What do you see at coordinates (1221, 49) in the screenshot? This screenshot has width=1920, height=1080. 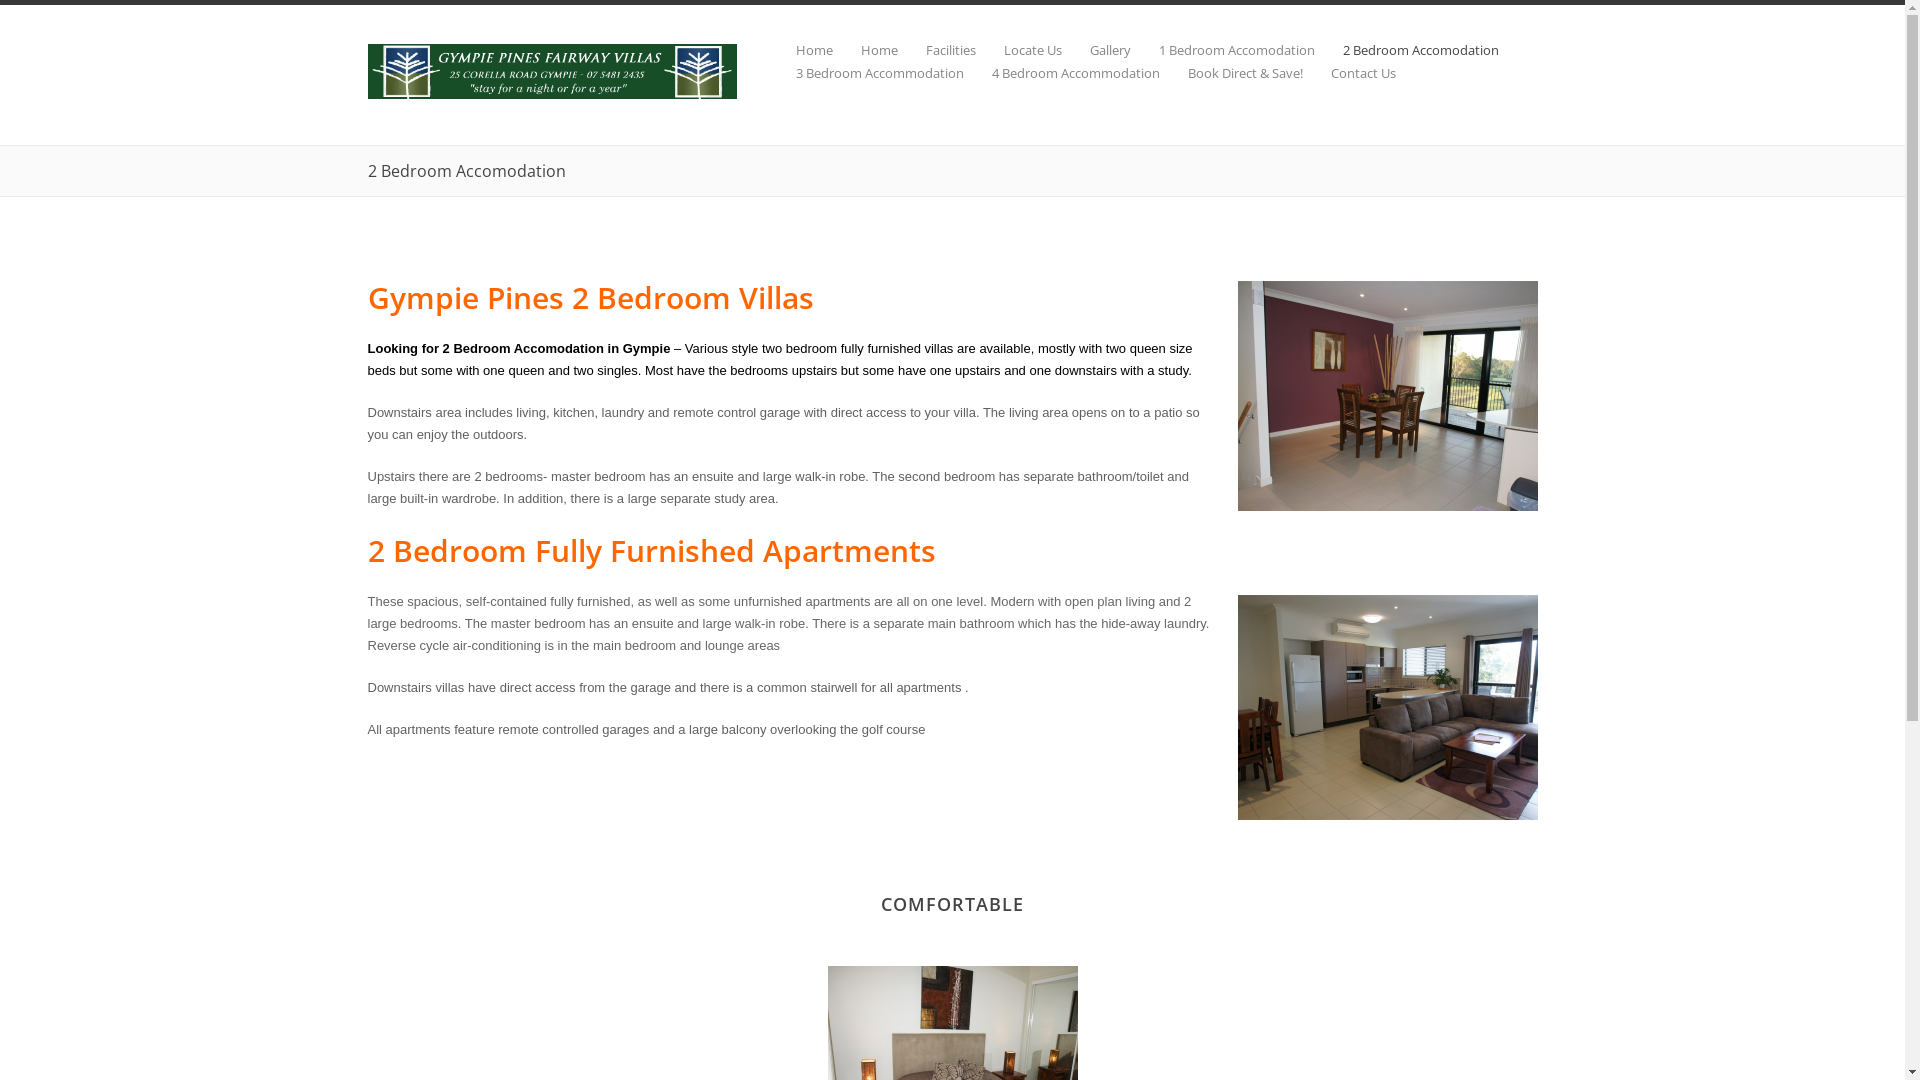 I see `'1 Bedroom Accomodation'` at bounding box center [1221, 49].